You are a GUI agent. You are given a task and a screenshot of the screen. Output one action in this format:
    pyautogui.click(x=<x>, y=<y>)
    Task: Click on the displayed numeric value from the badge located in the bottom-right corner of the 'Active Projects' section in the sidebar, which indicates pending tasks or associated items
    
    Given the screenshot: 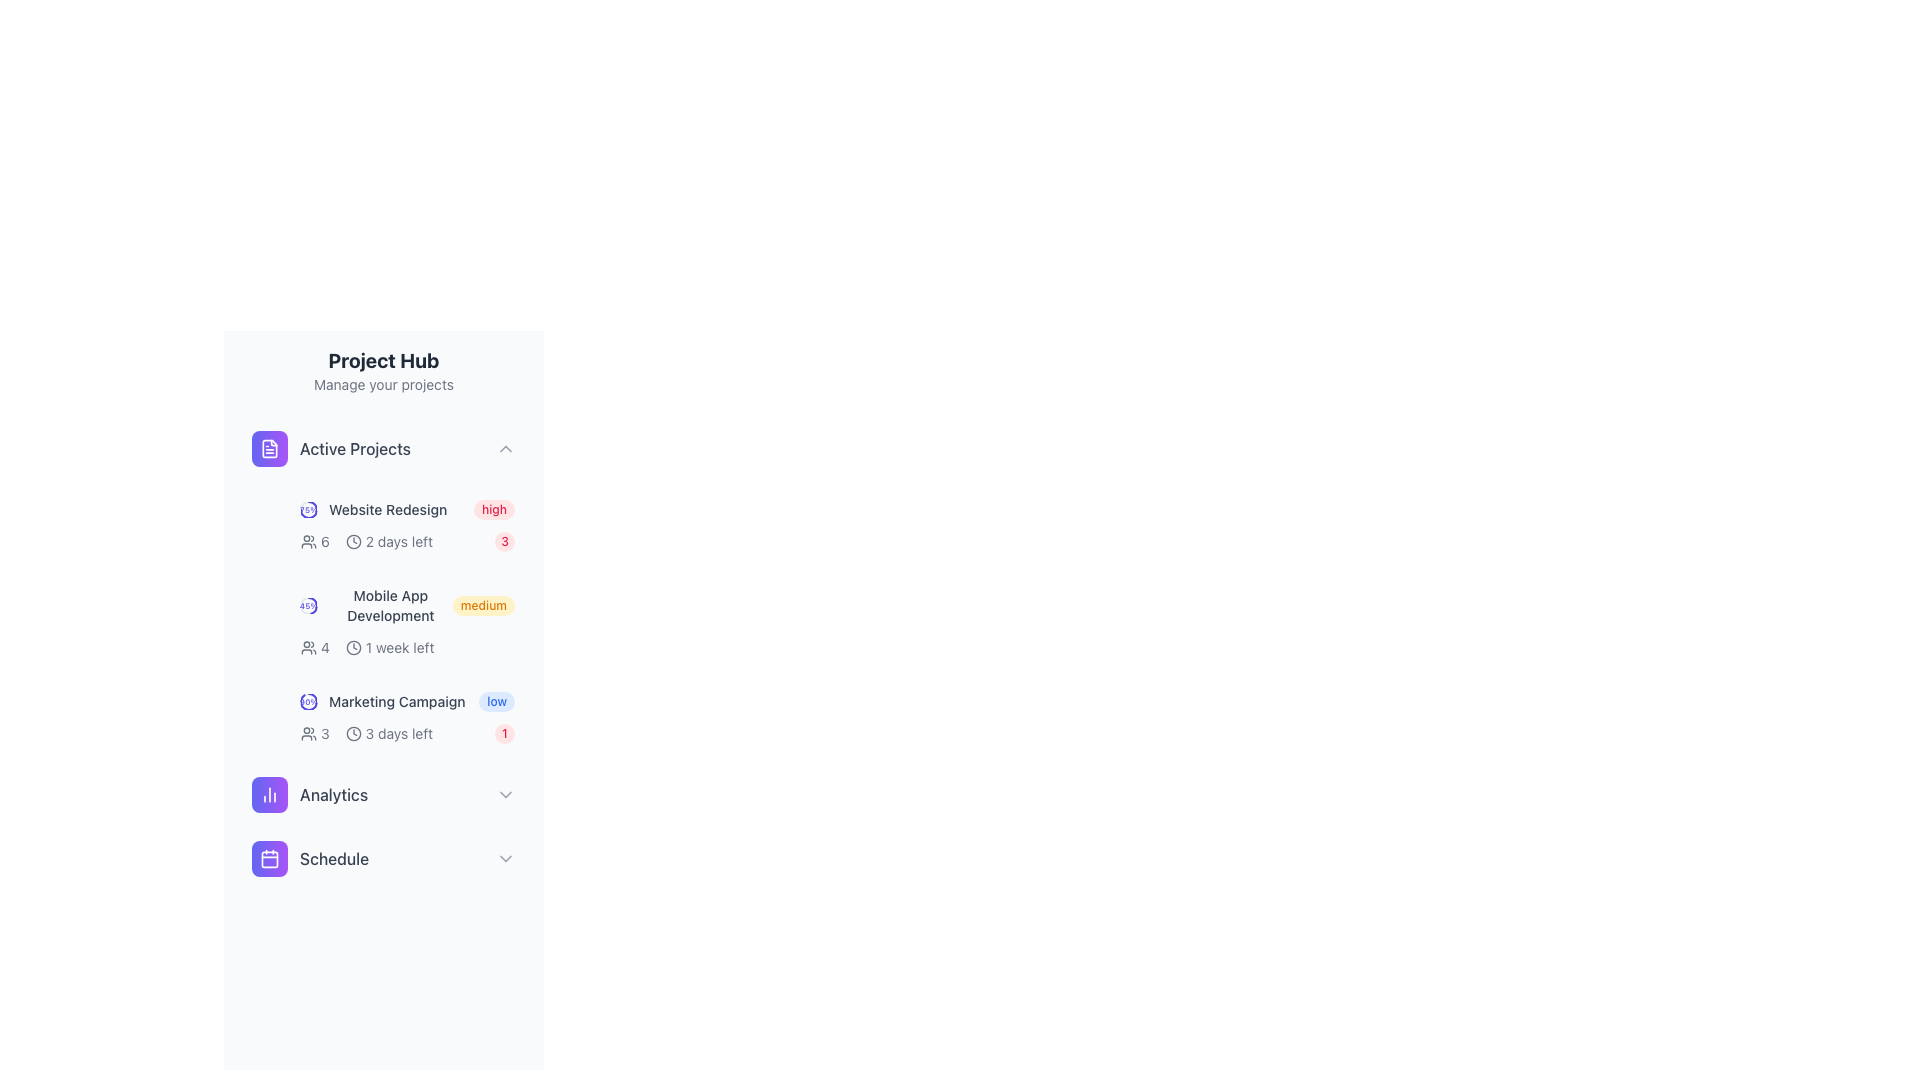 What is the action you would take?
    pyautogui.click(x=504, y=542)
    